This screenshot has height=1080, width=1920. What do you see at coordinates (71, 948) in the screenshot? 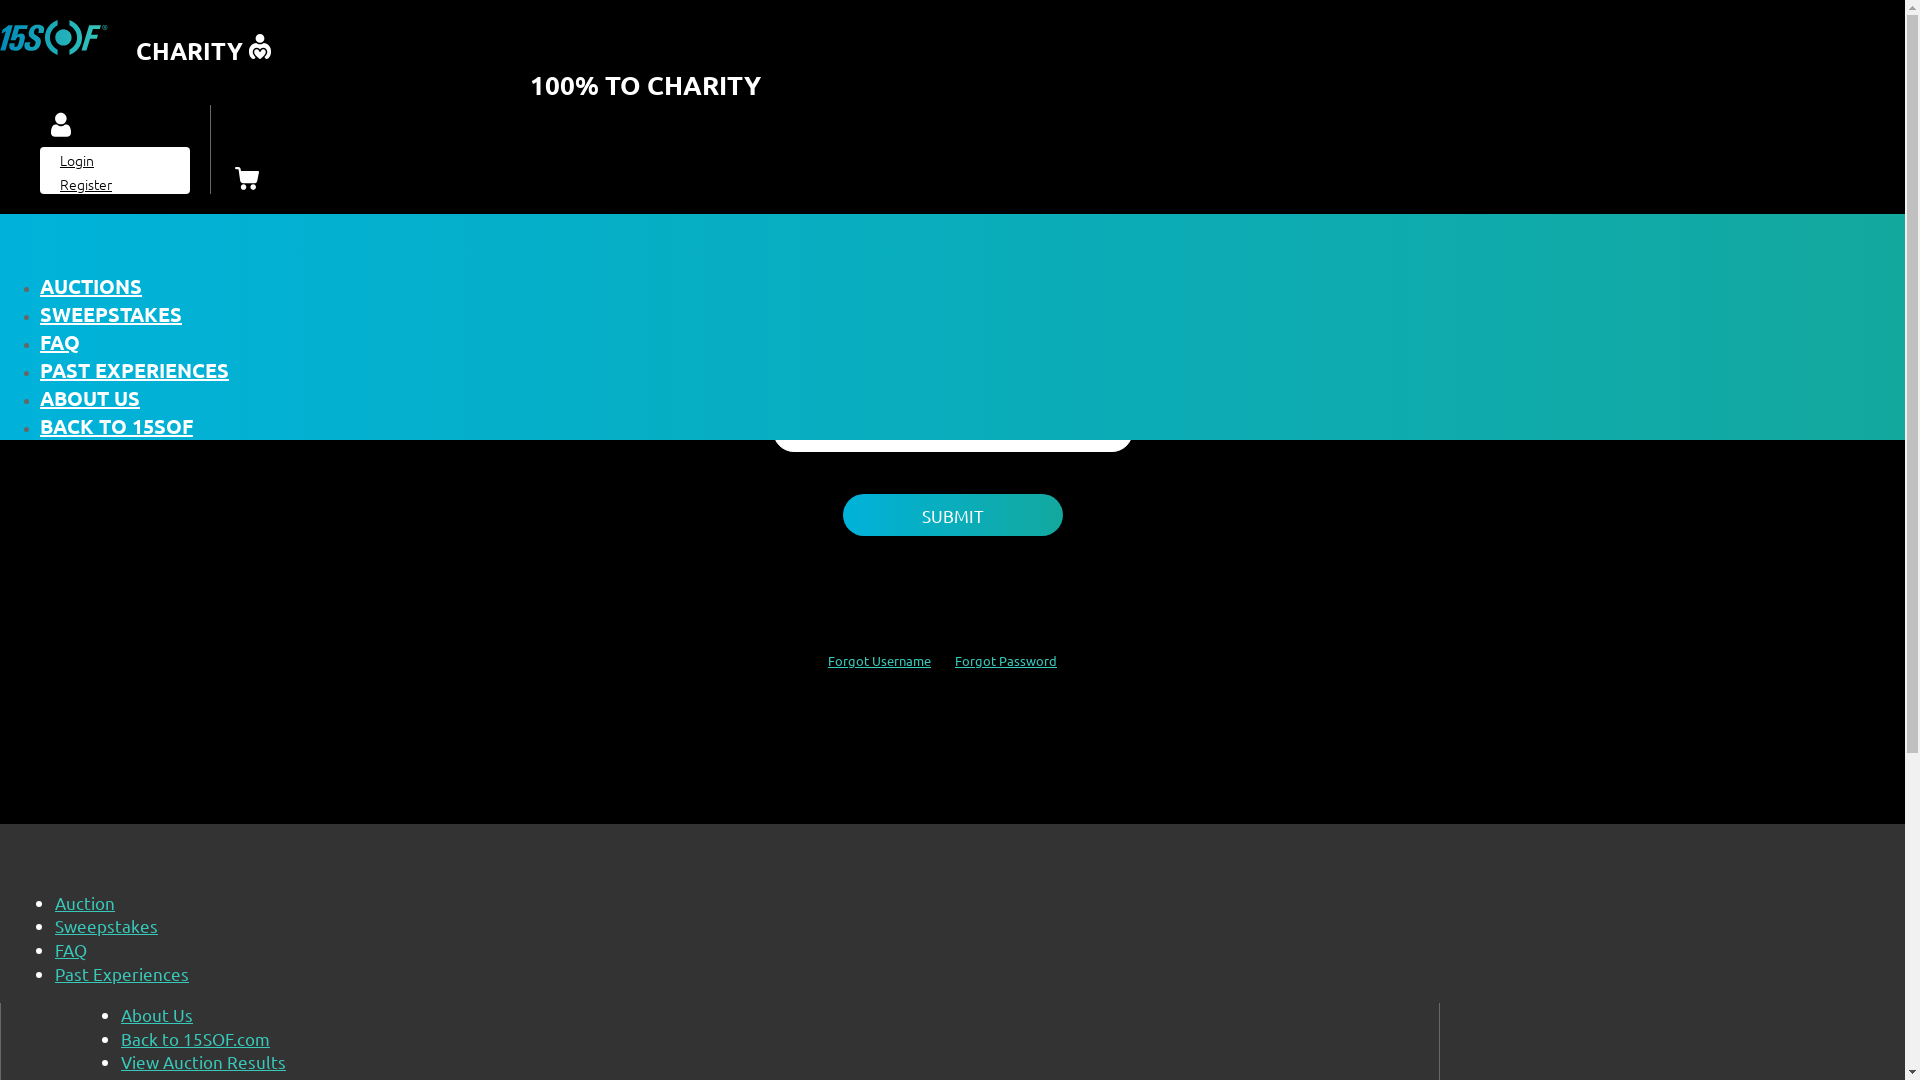
I see `'FAQ'` at bounding box center [71, 948].